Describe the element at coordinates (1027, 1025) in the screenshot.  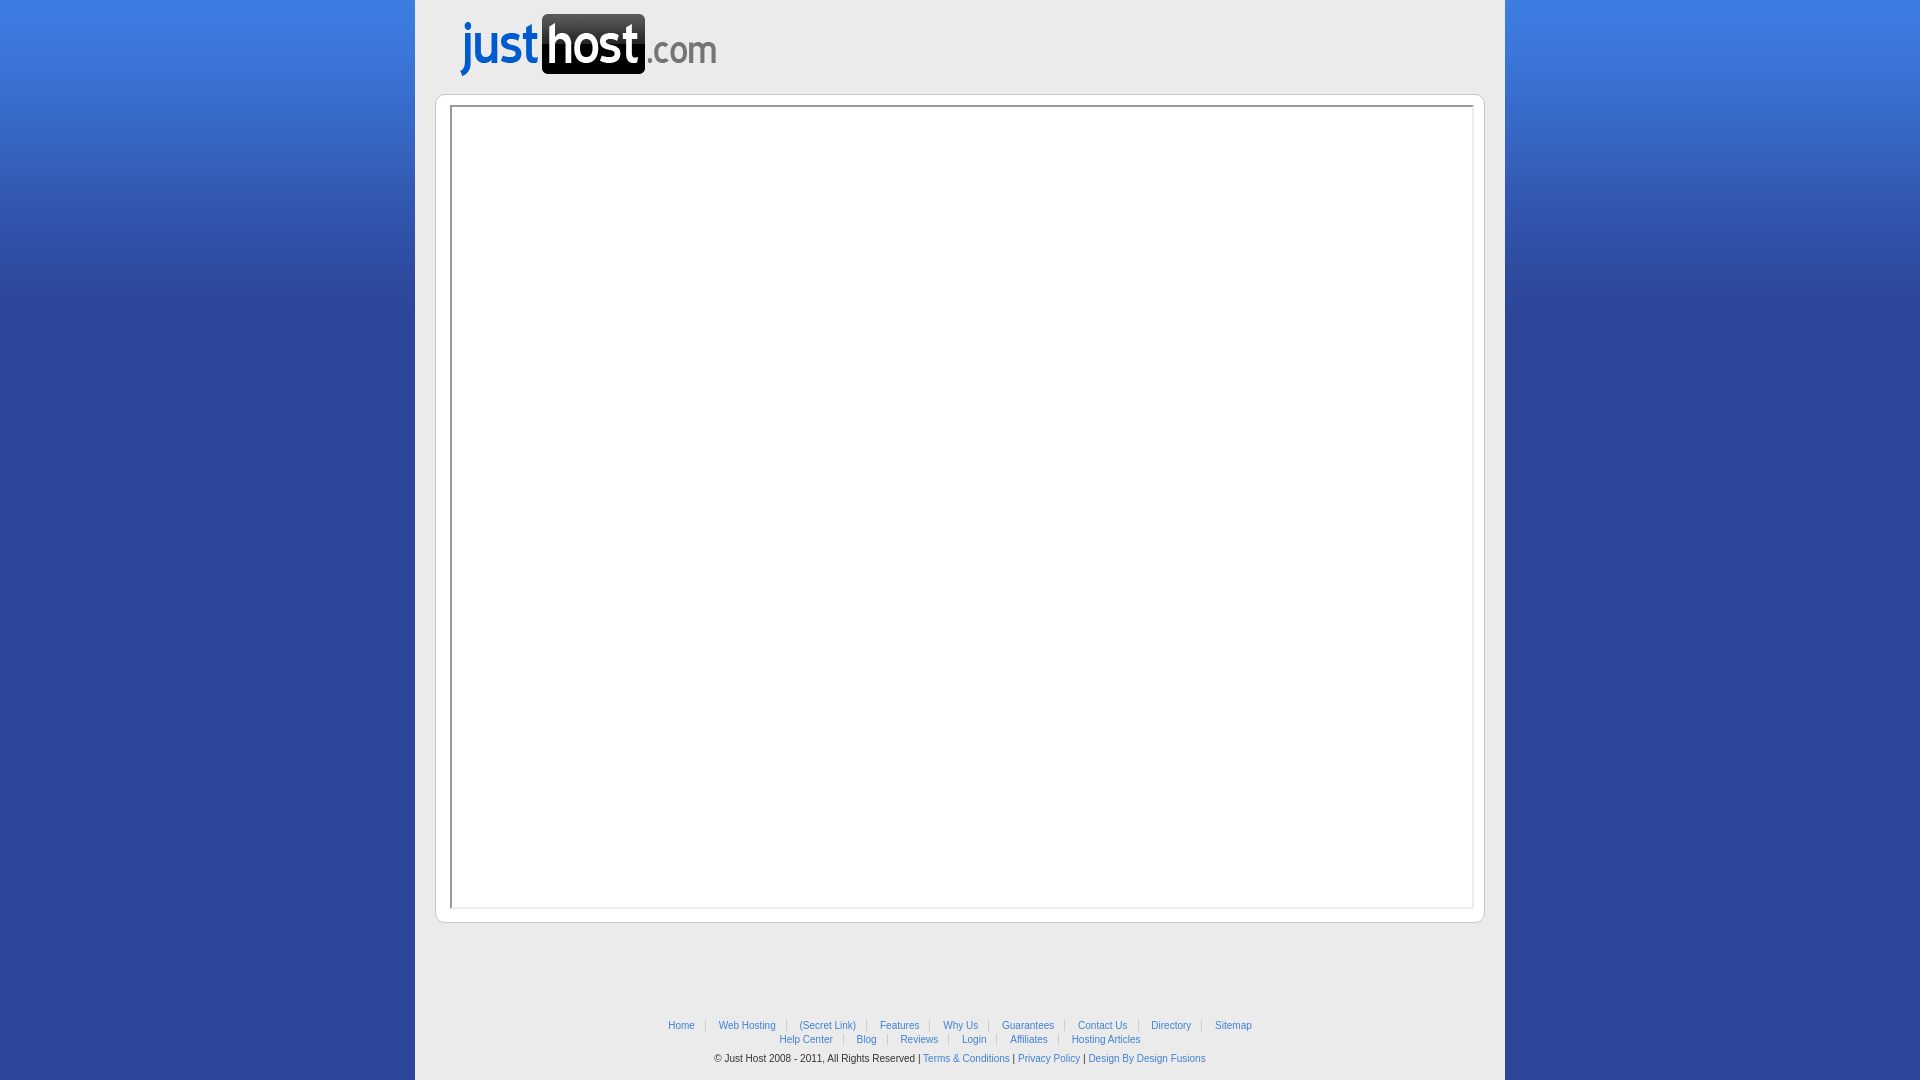
I see `'Guarantees'` at that location.